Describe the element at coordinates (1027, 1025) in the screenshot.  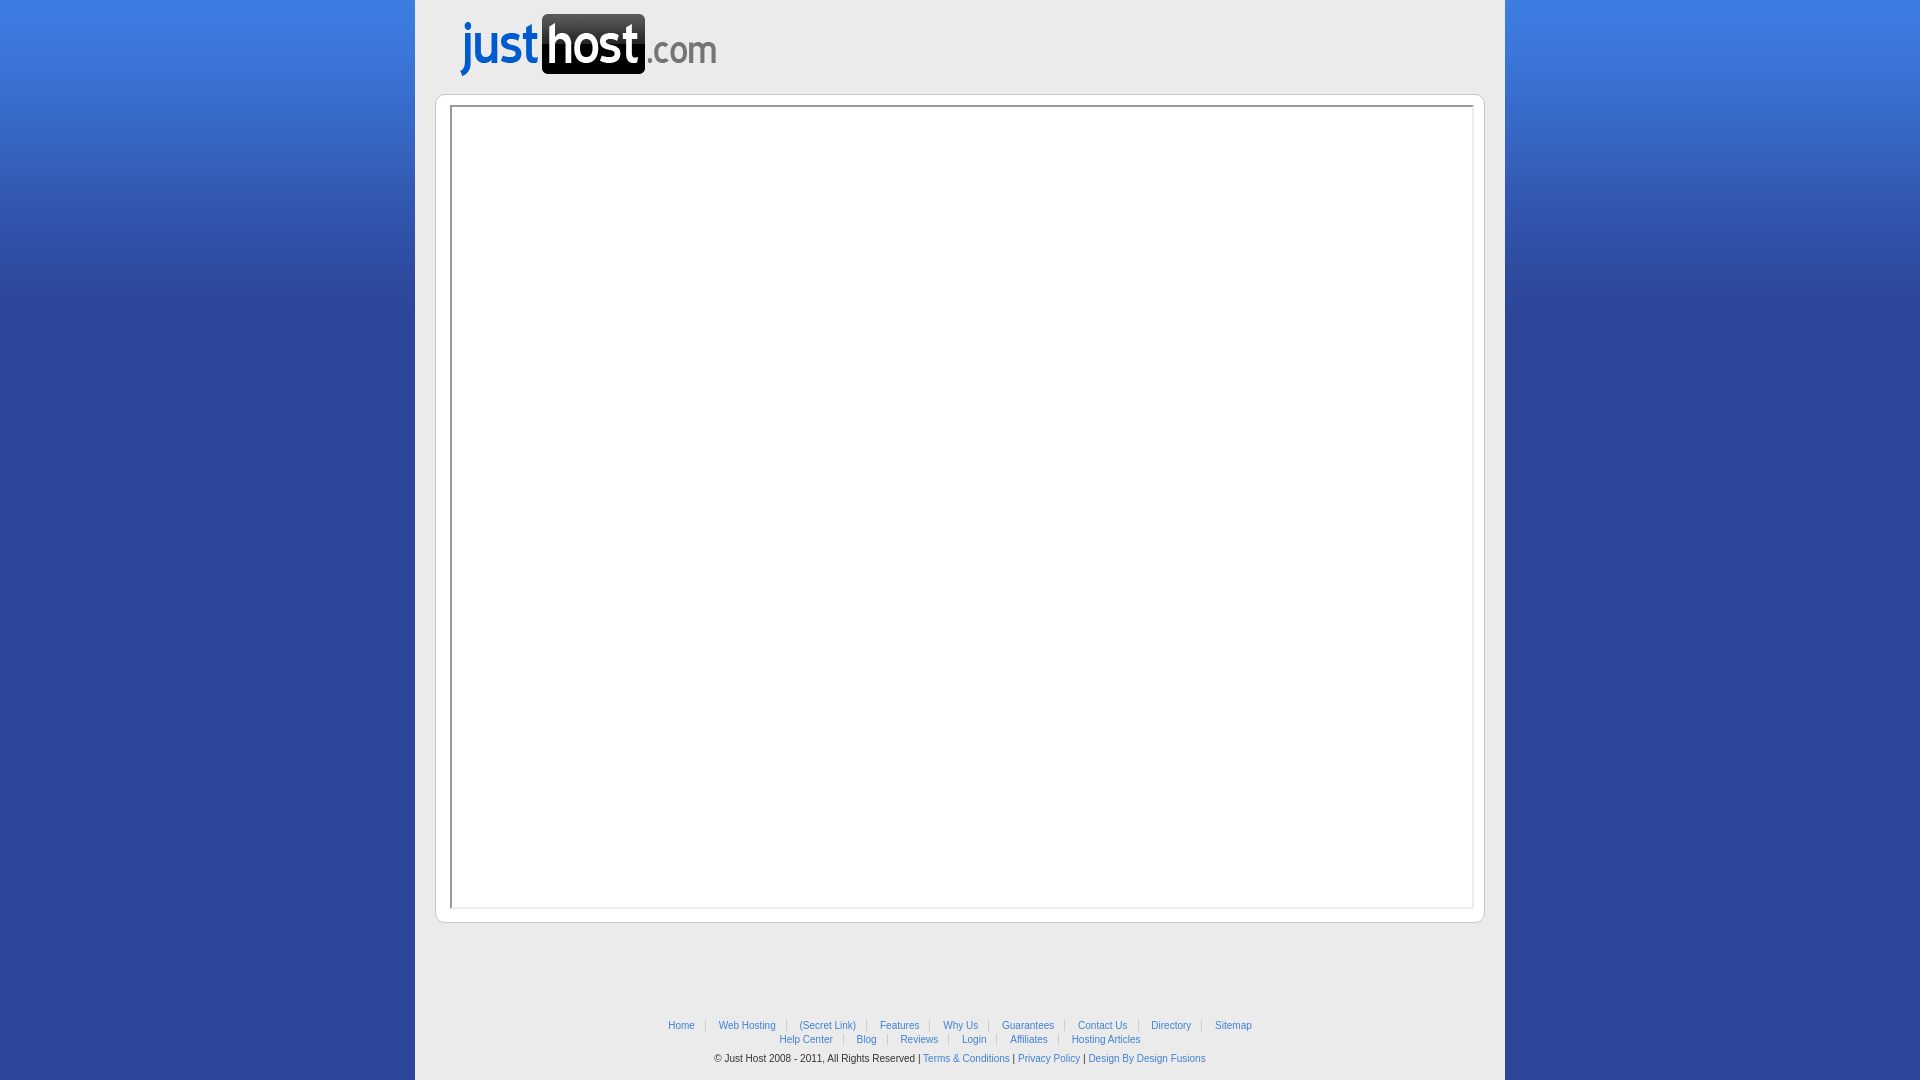
I see `'Guarantees'` at that location.